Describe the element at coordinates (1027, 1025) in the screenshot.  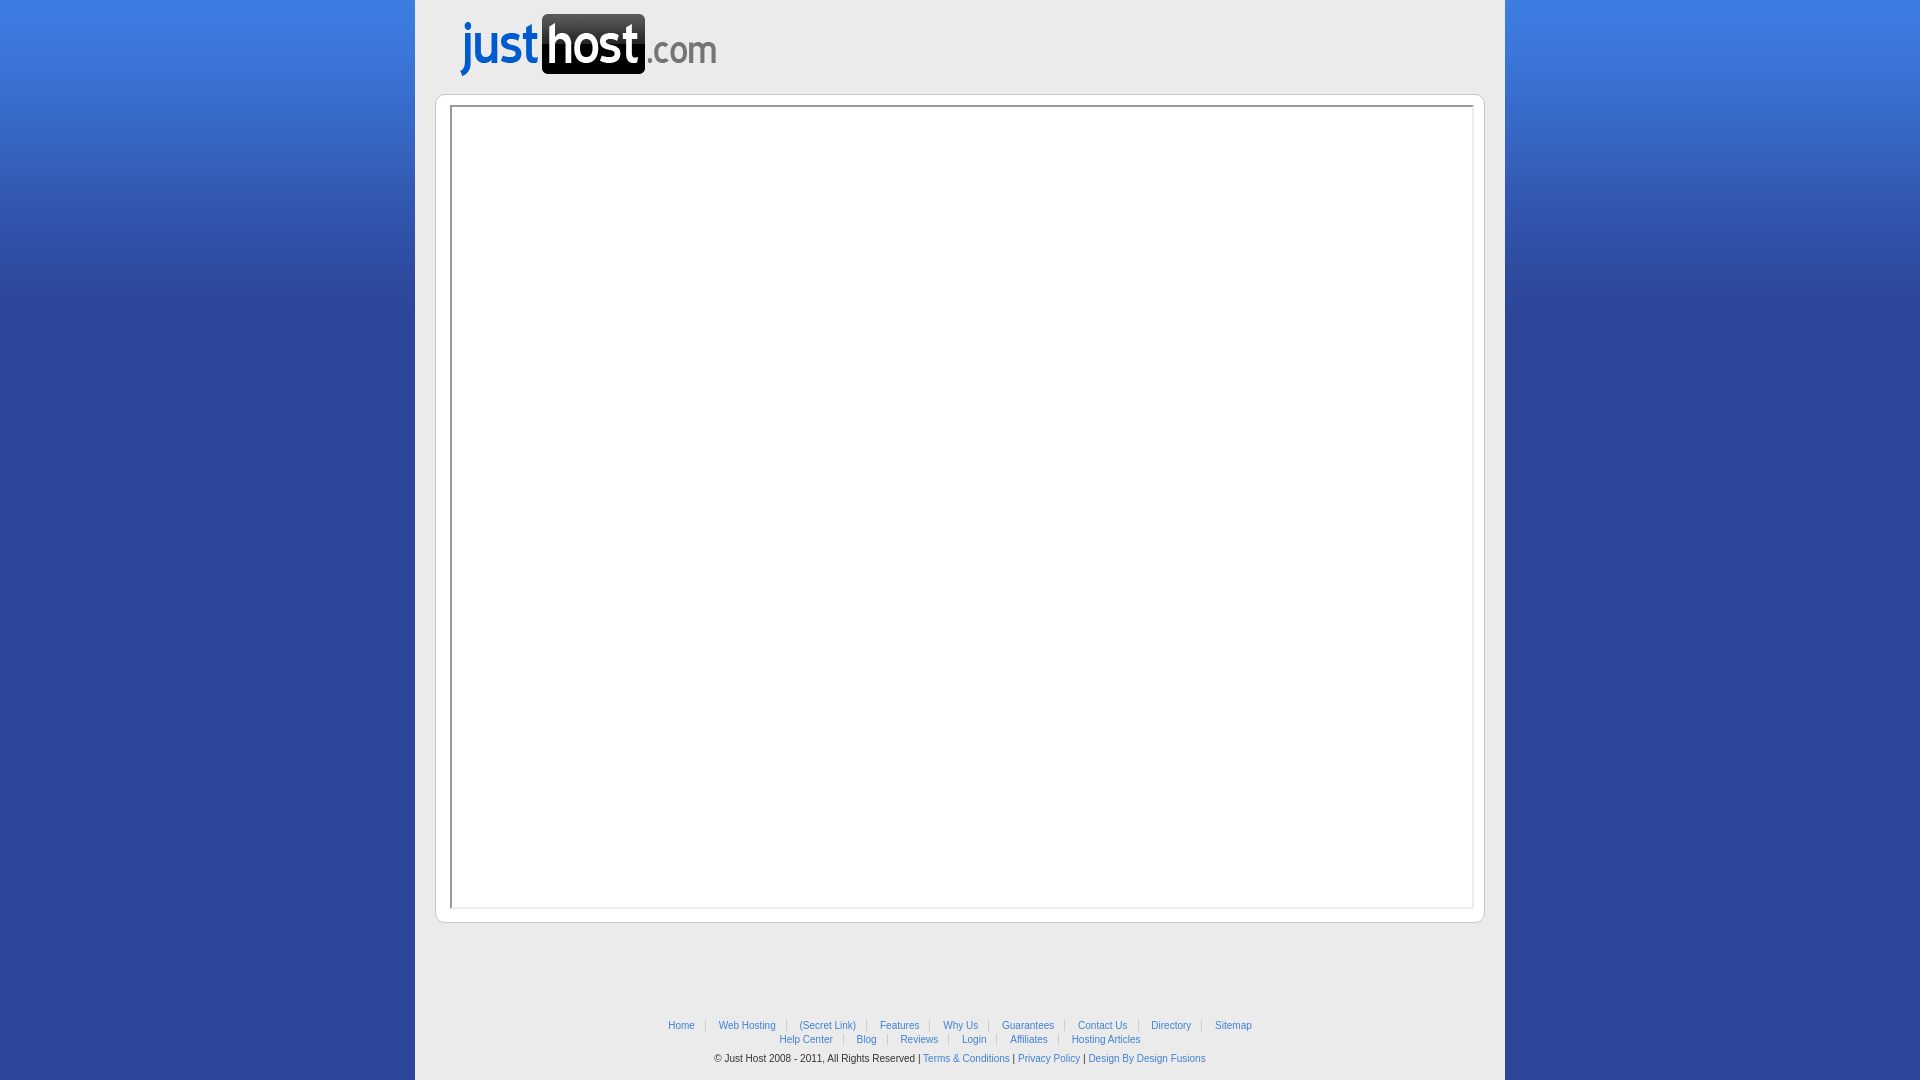
I see `'Guarantees'` at that location.